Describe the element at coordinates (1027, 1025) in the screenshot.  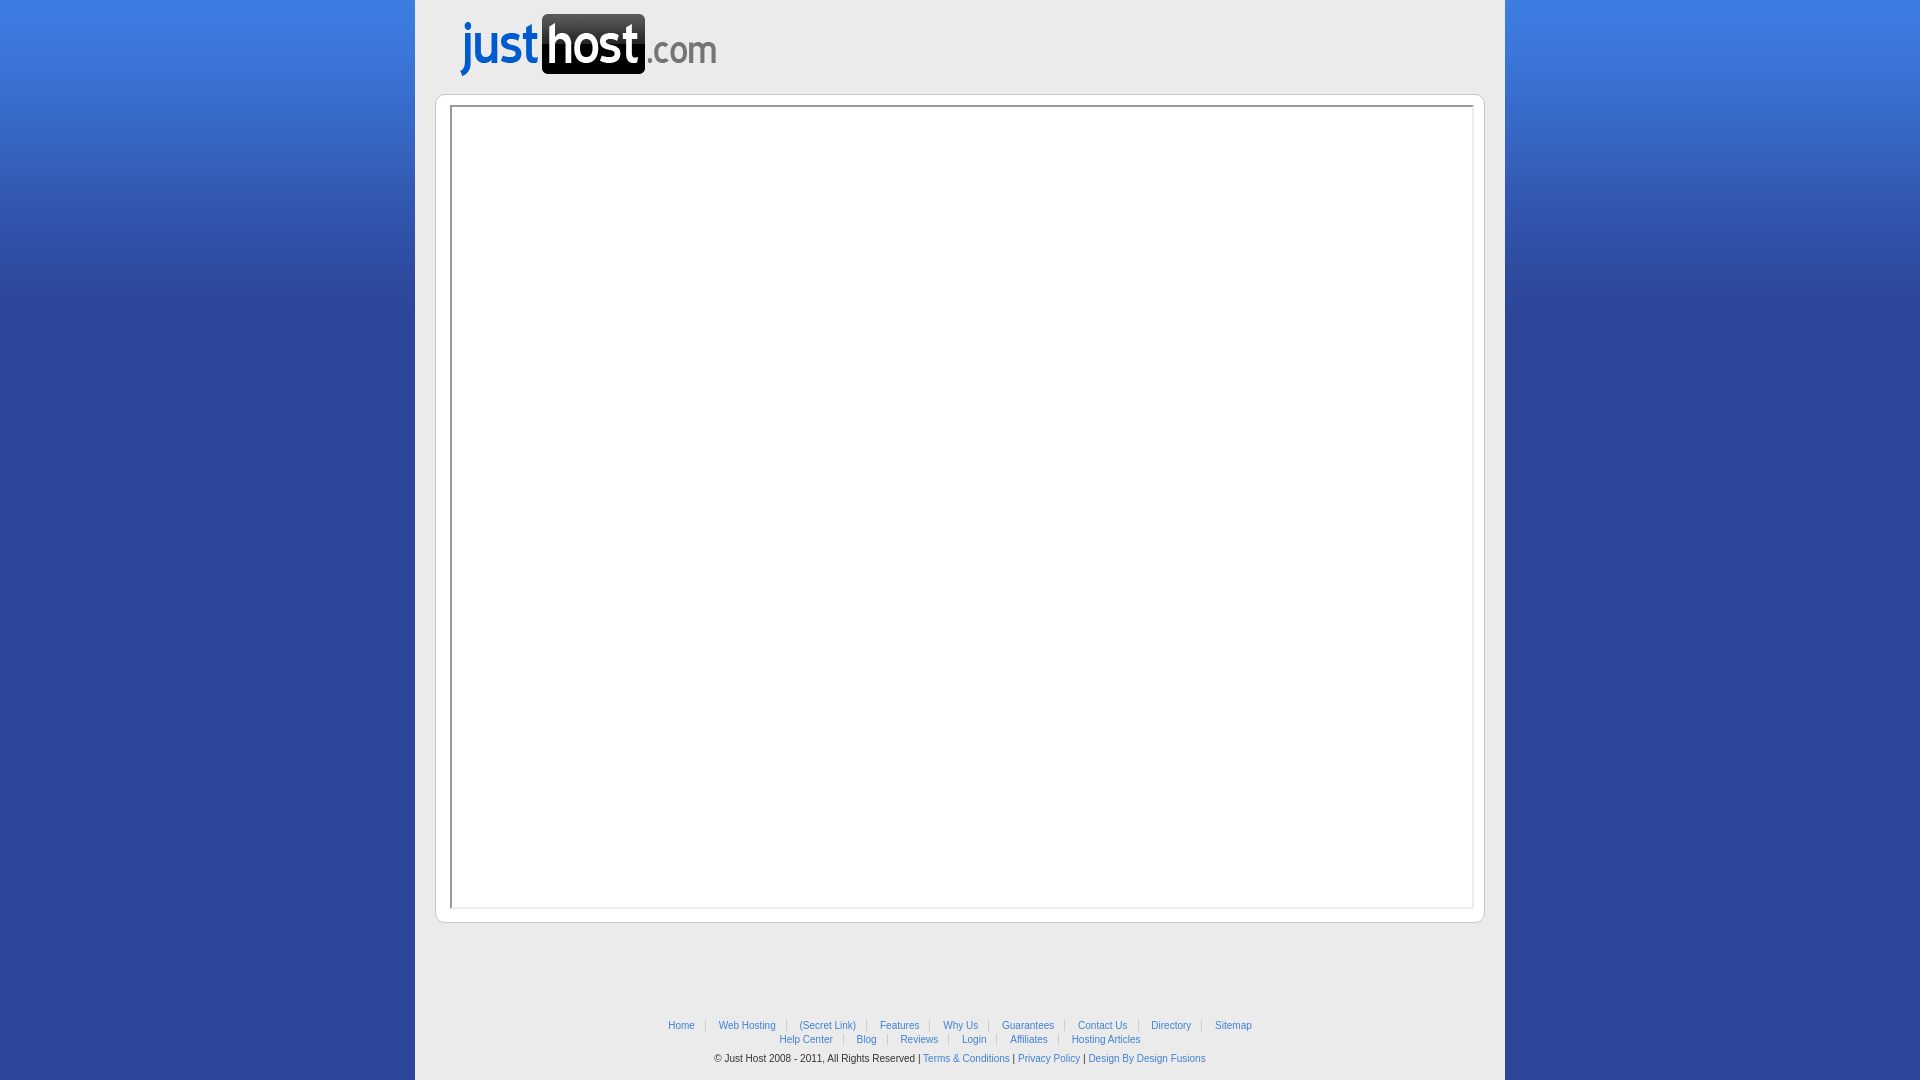
I see `'Guarantees'` at that location.